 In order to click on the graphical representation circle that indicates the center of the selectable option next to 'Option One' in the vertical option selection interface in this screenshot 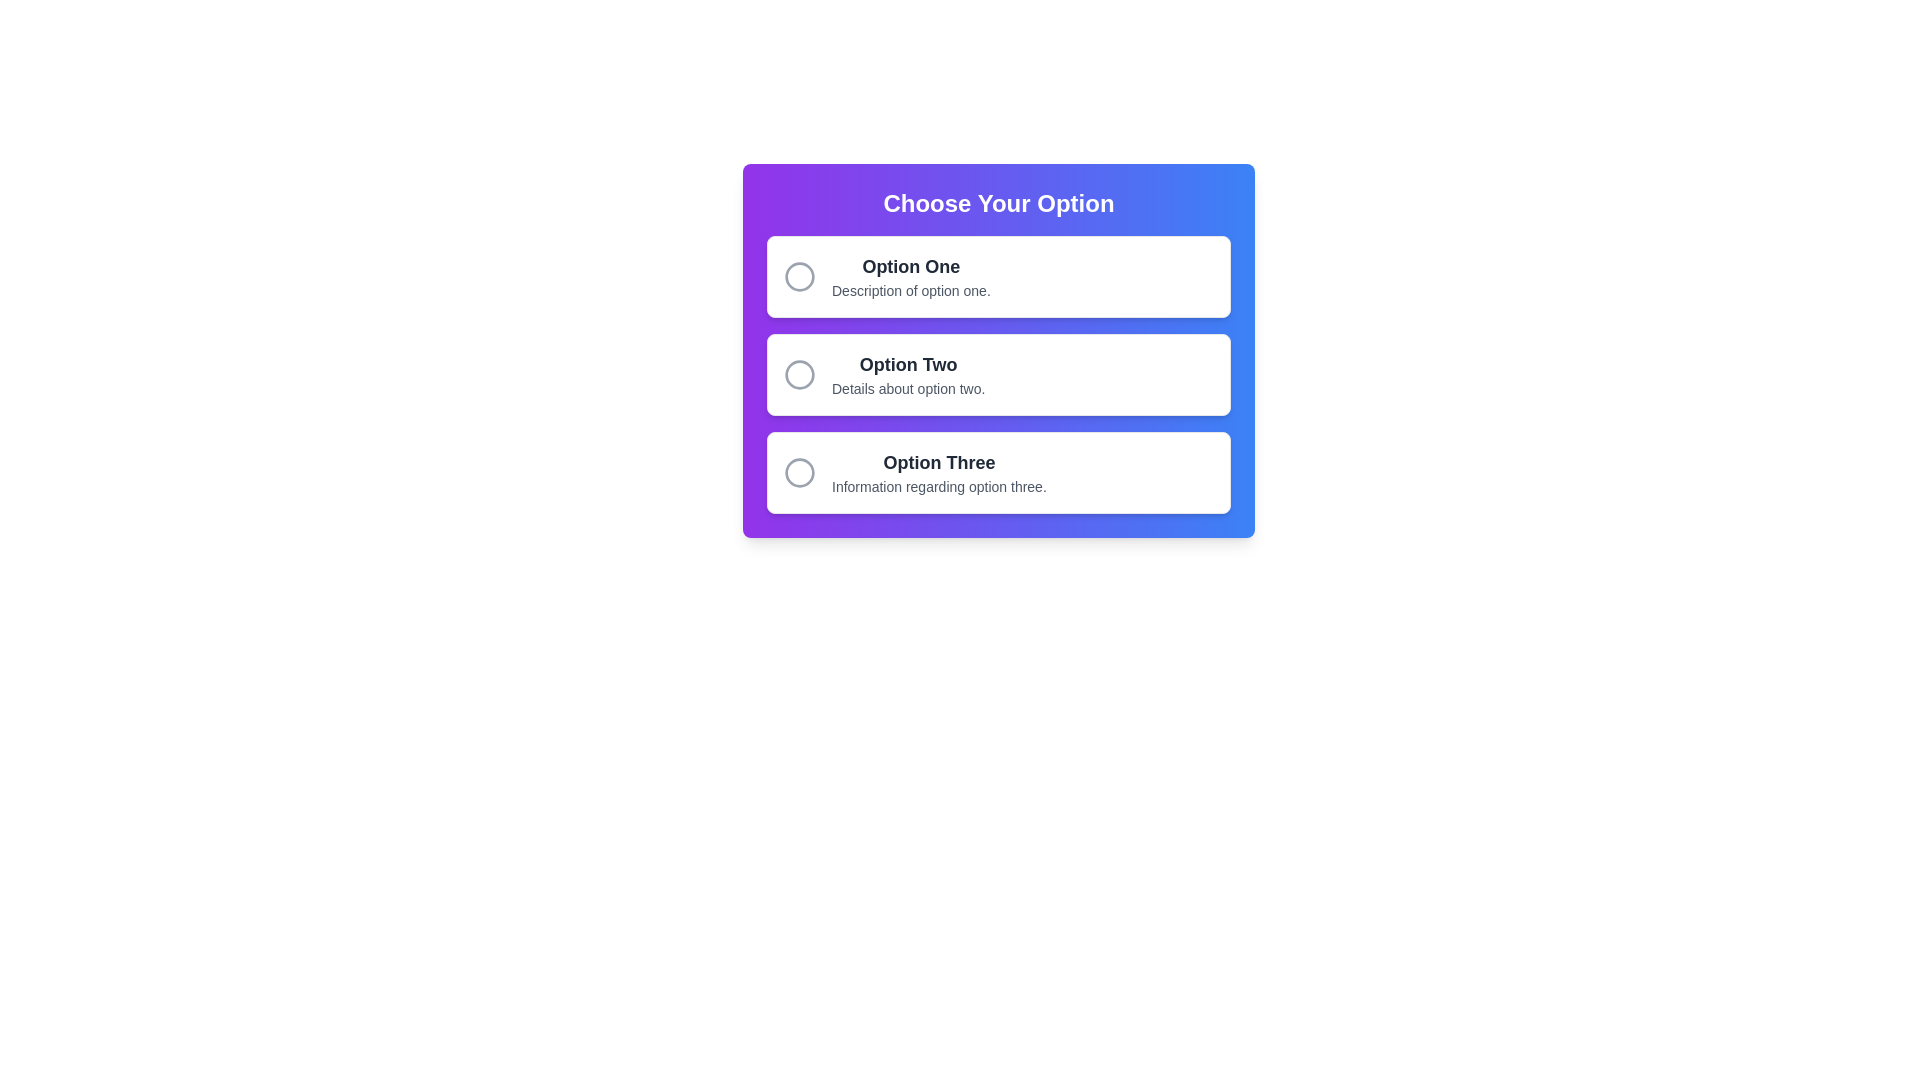, I will do `click(800, 277)`.